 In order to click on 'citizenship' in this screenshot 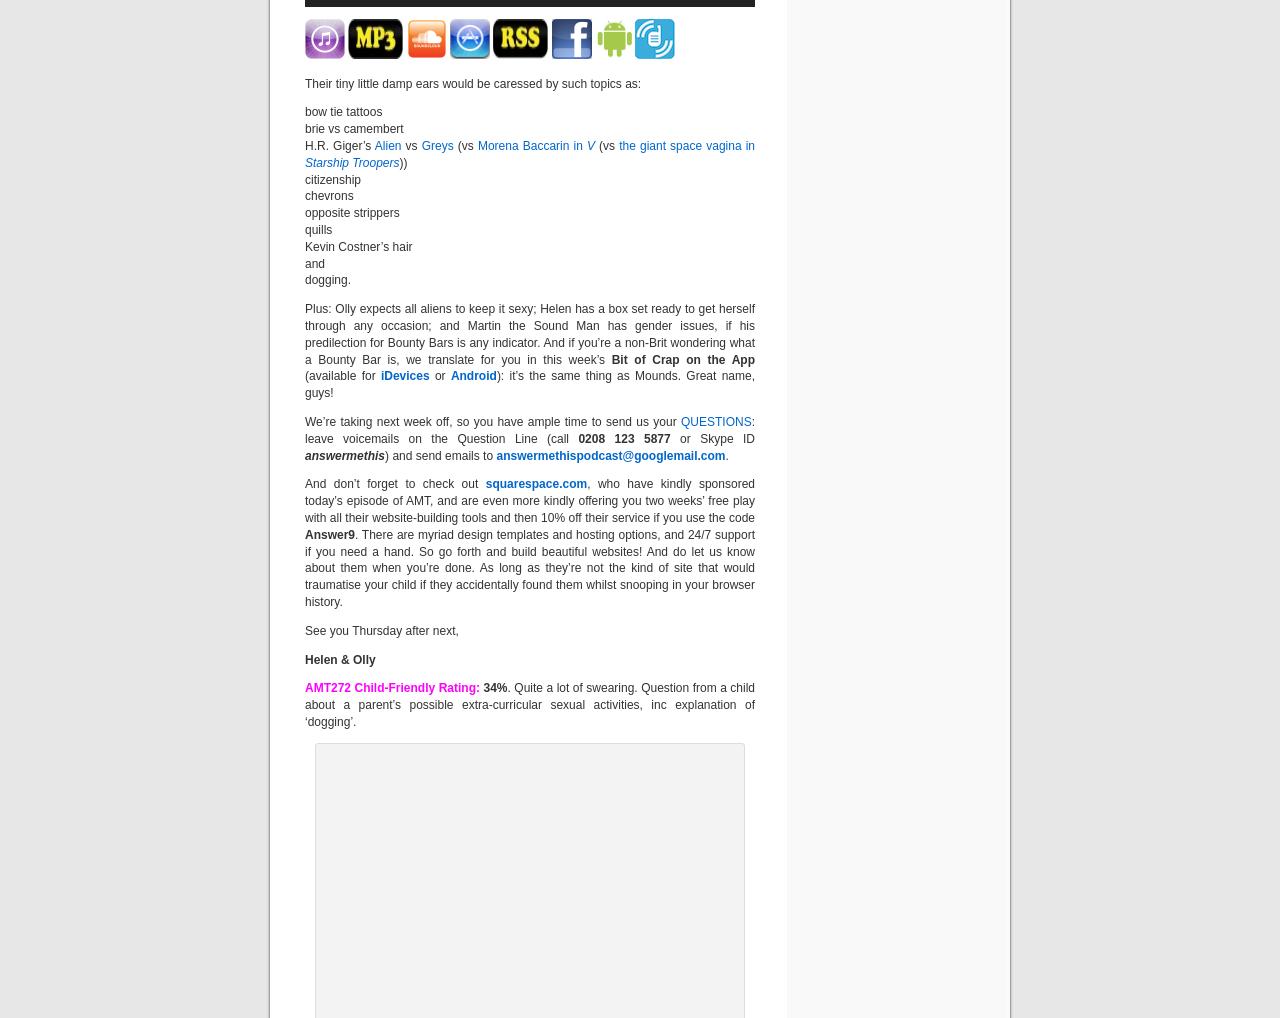, I will do `click(304, 178)`.